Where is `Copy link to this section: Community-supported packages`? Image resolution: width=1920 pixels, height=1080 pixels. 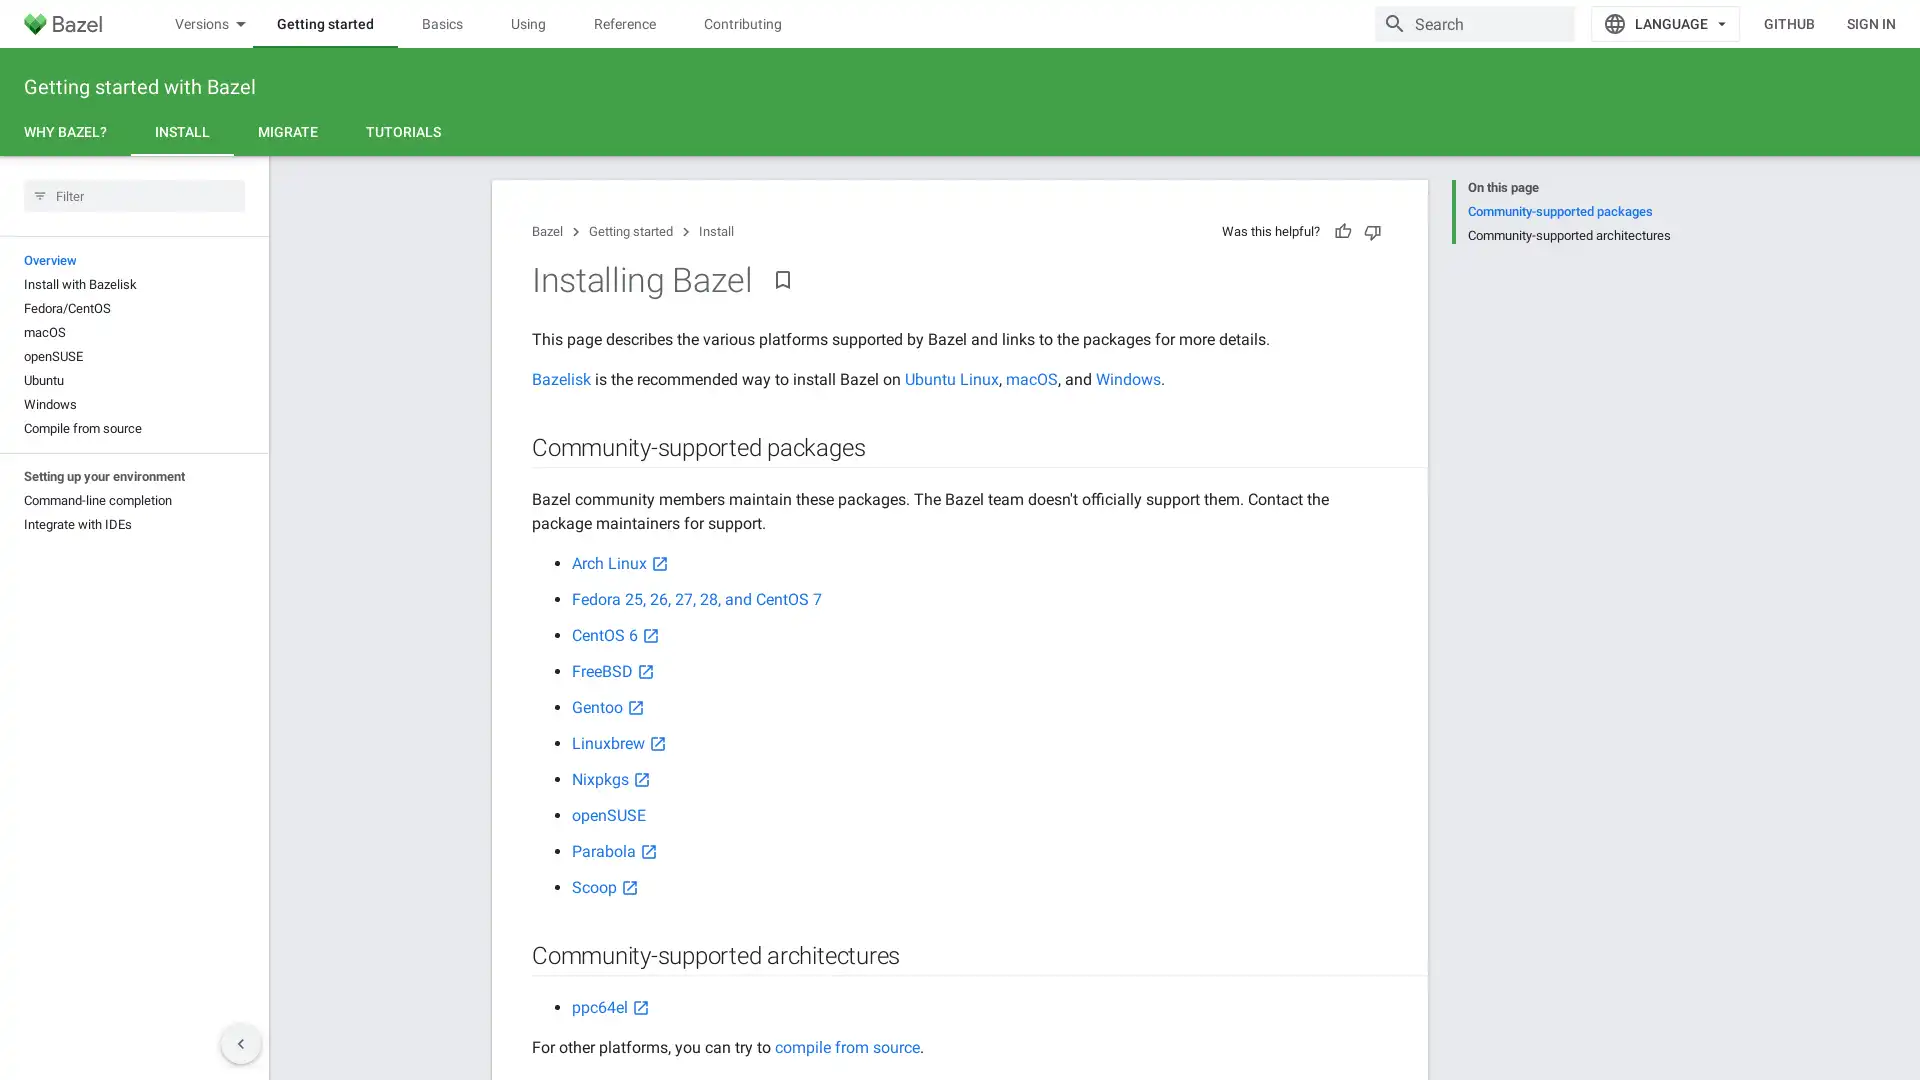 Copy link to this section: Community-supported packages is located at coordinates (883, 447).